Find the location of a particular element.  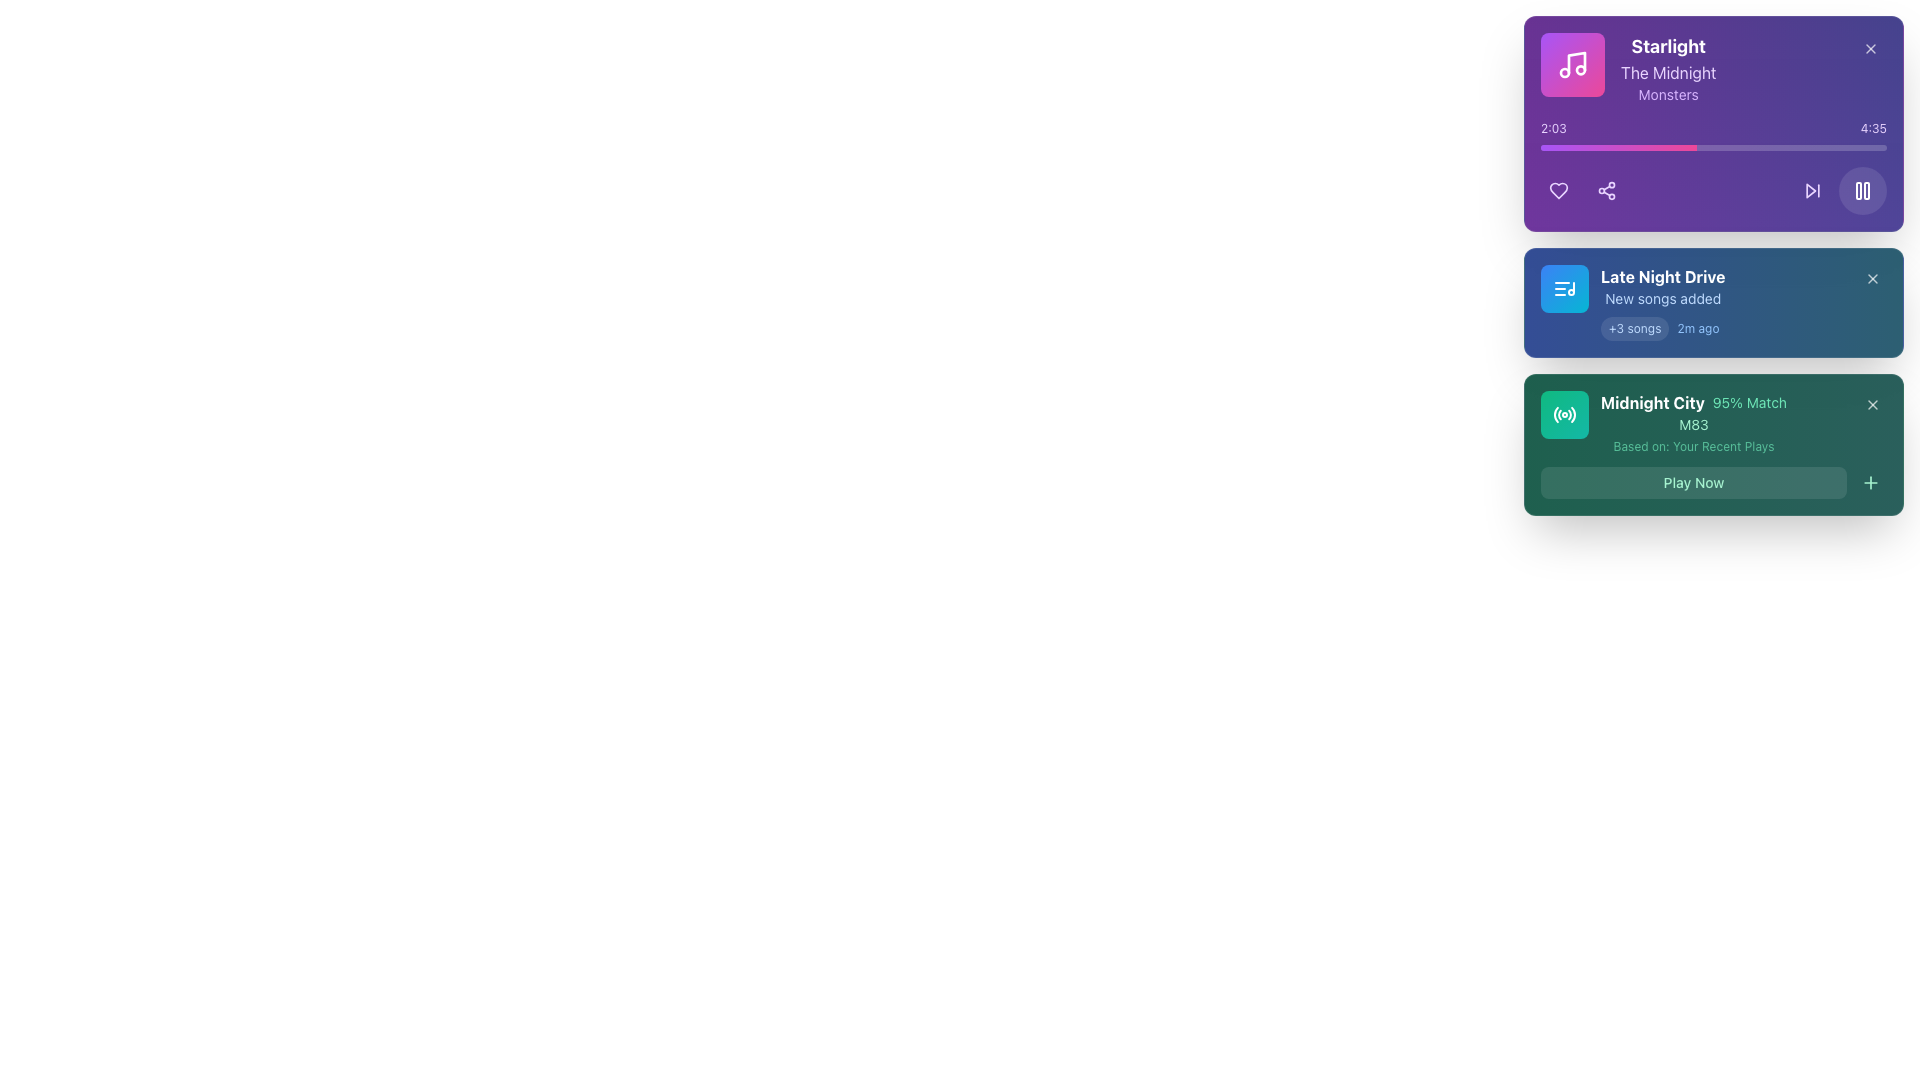

playback progress is located at coordinates (1674, 146).